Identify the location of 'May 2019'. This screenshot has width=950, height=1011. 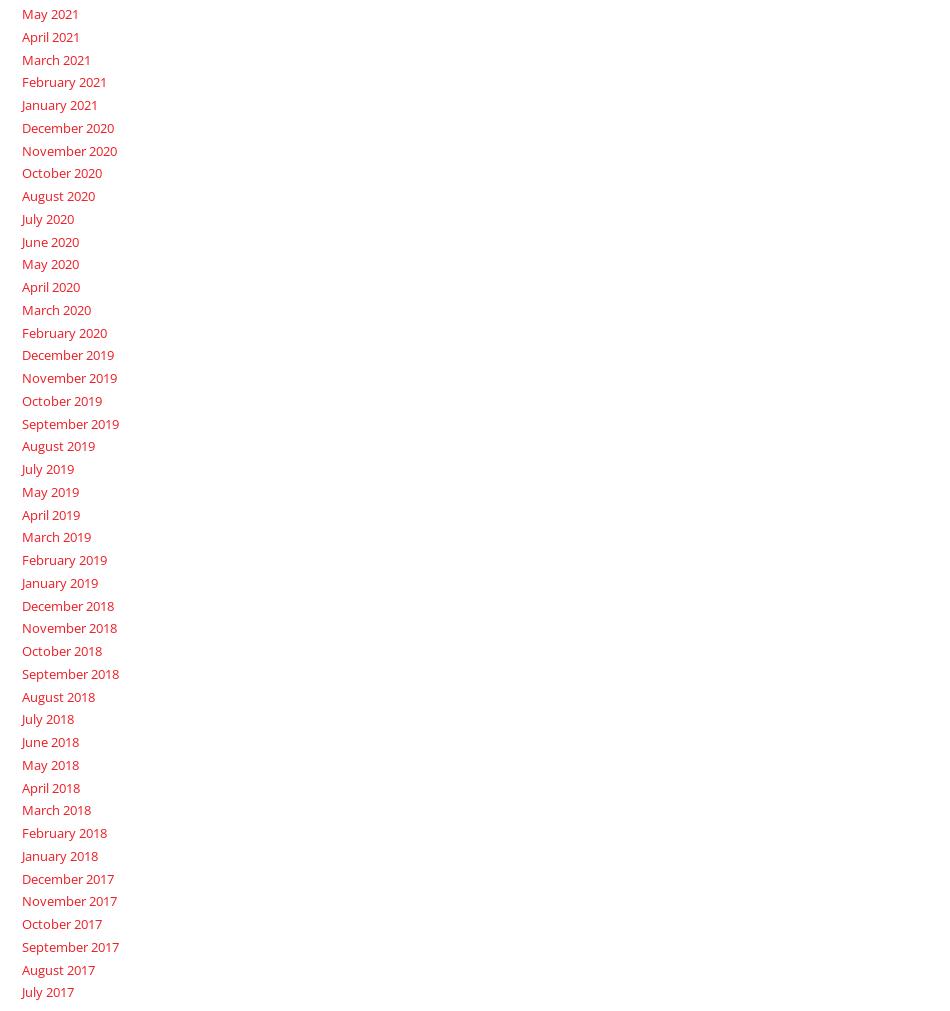
(49, 490).